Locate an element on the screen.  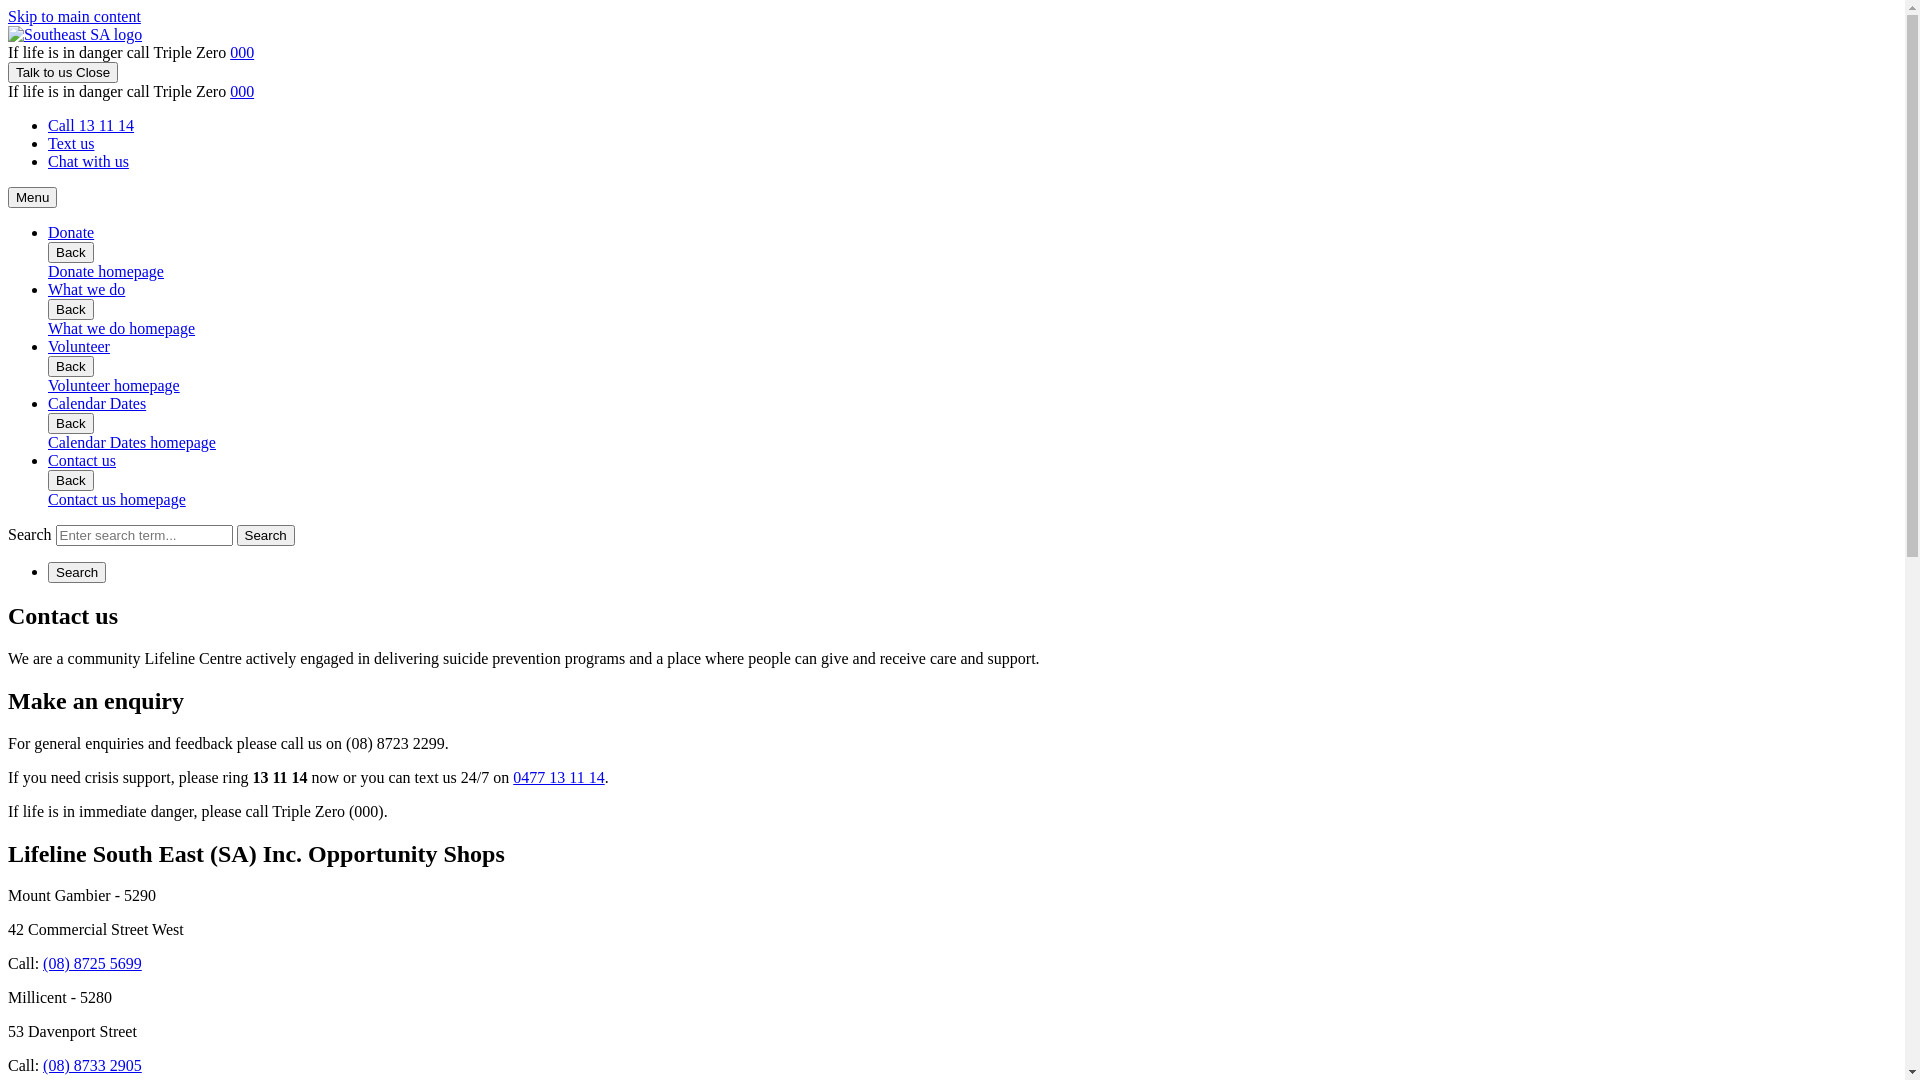
'000' is located at coordinates (240, 51).